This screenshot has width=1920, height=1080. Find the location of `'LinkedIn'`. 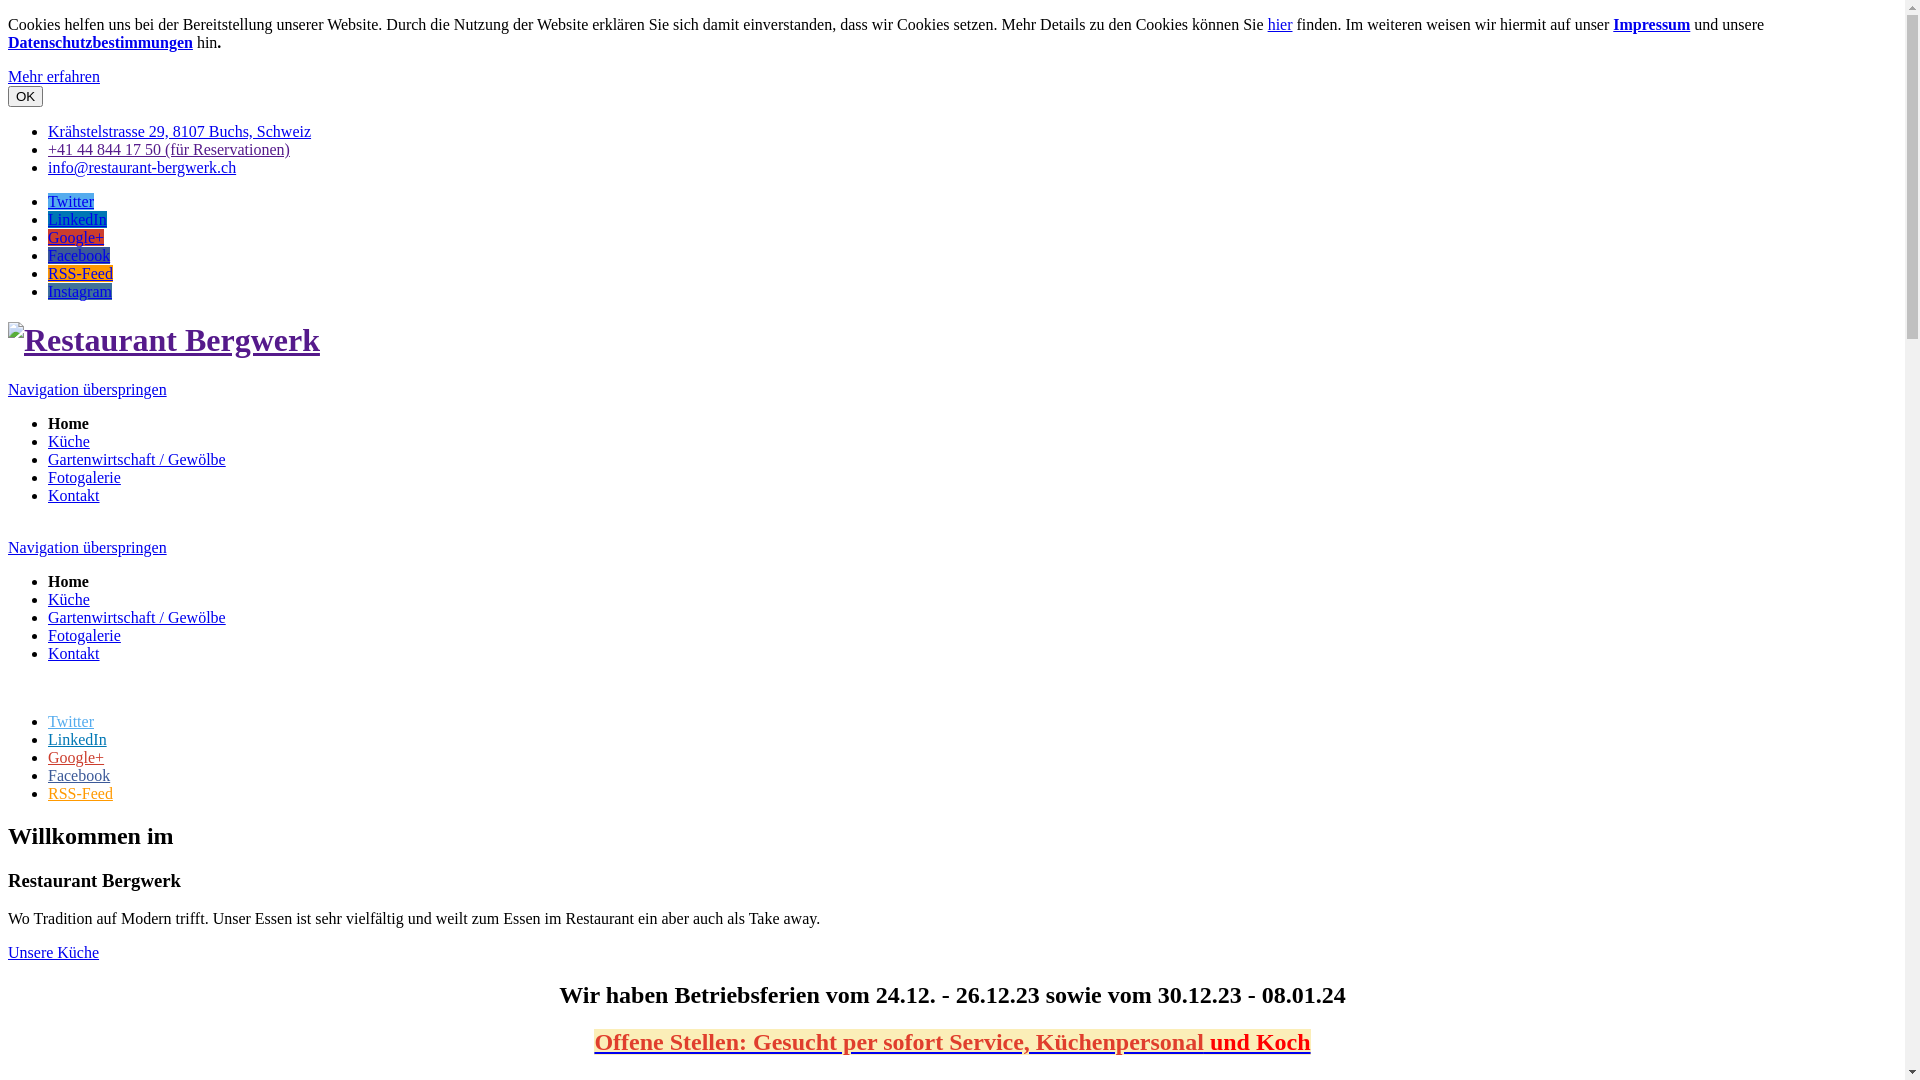

'LinkedIn' is located at coordinates (77, 739).